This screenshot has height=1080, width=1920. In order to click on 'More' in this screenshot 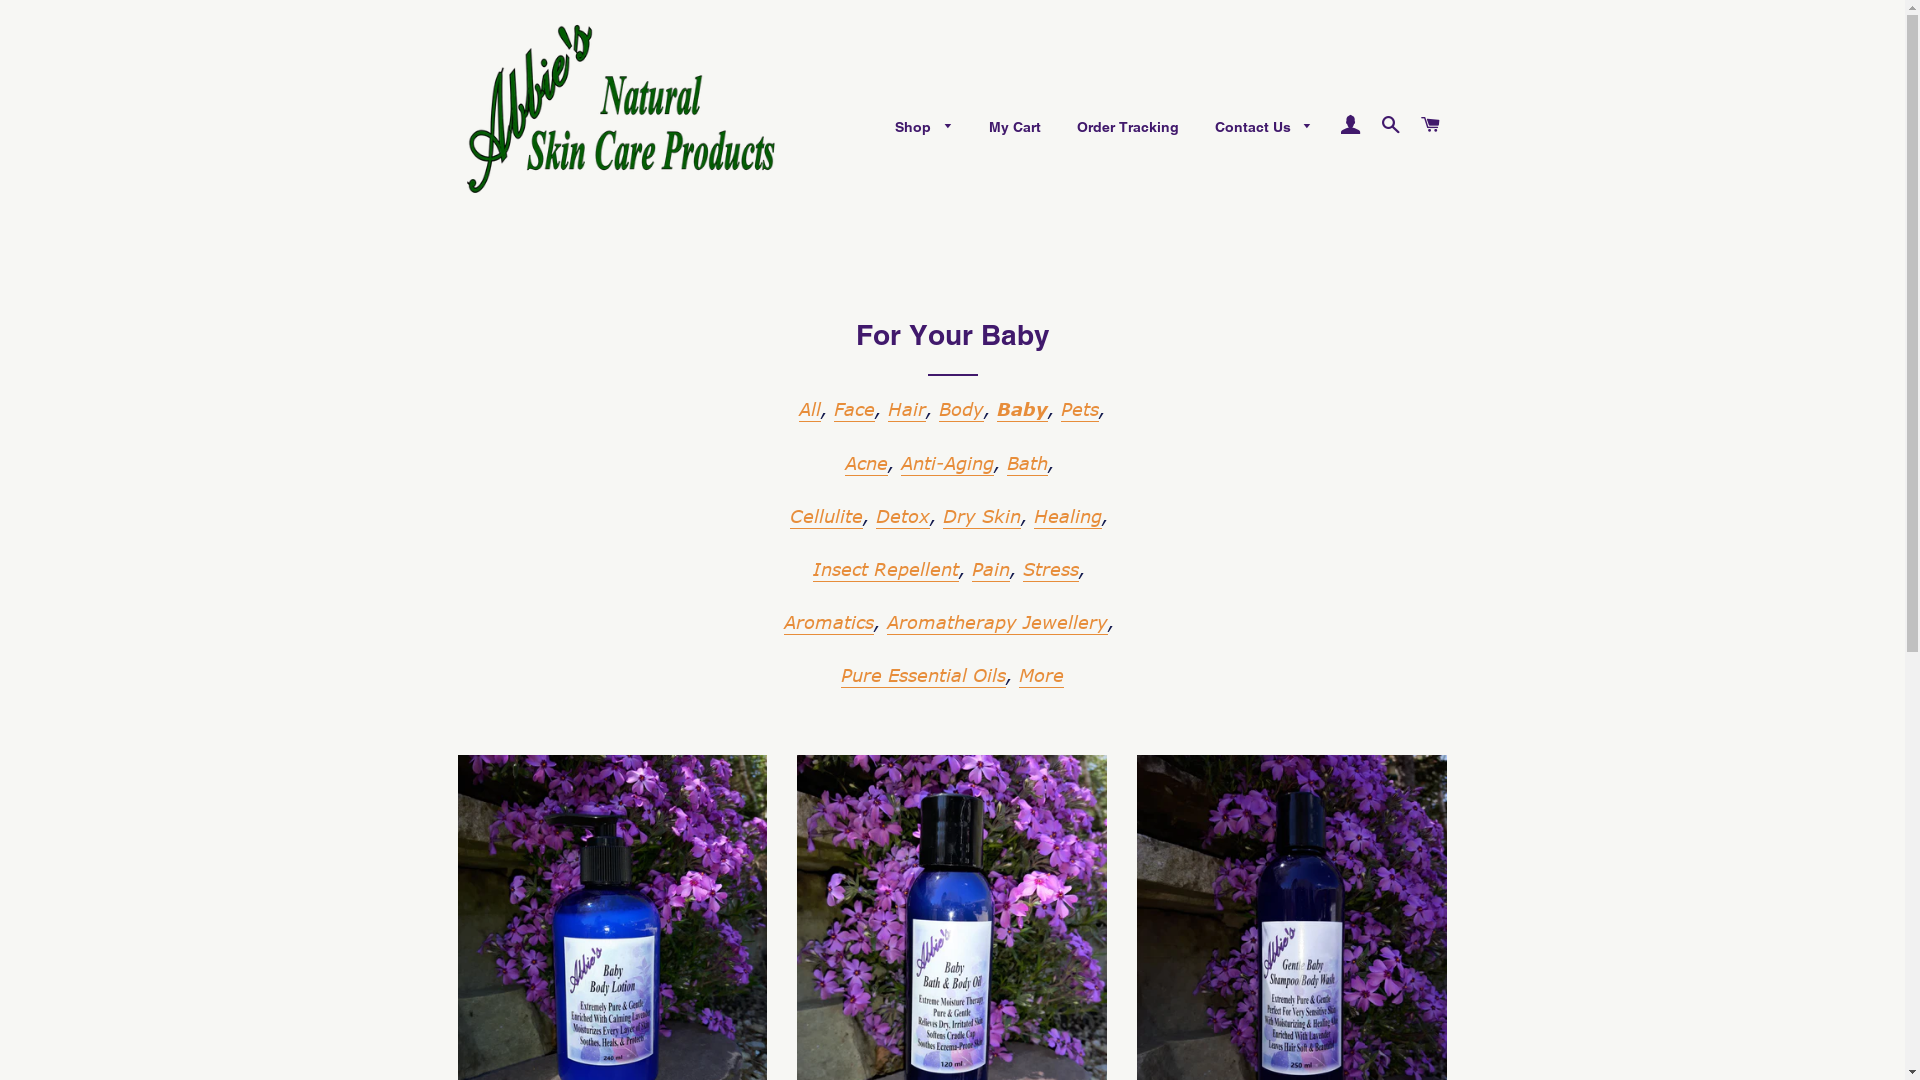, I will do `click(1040, 675)`.